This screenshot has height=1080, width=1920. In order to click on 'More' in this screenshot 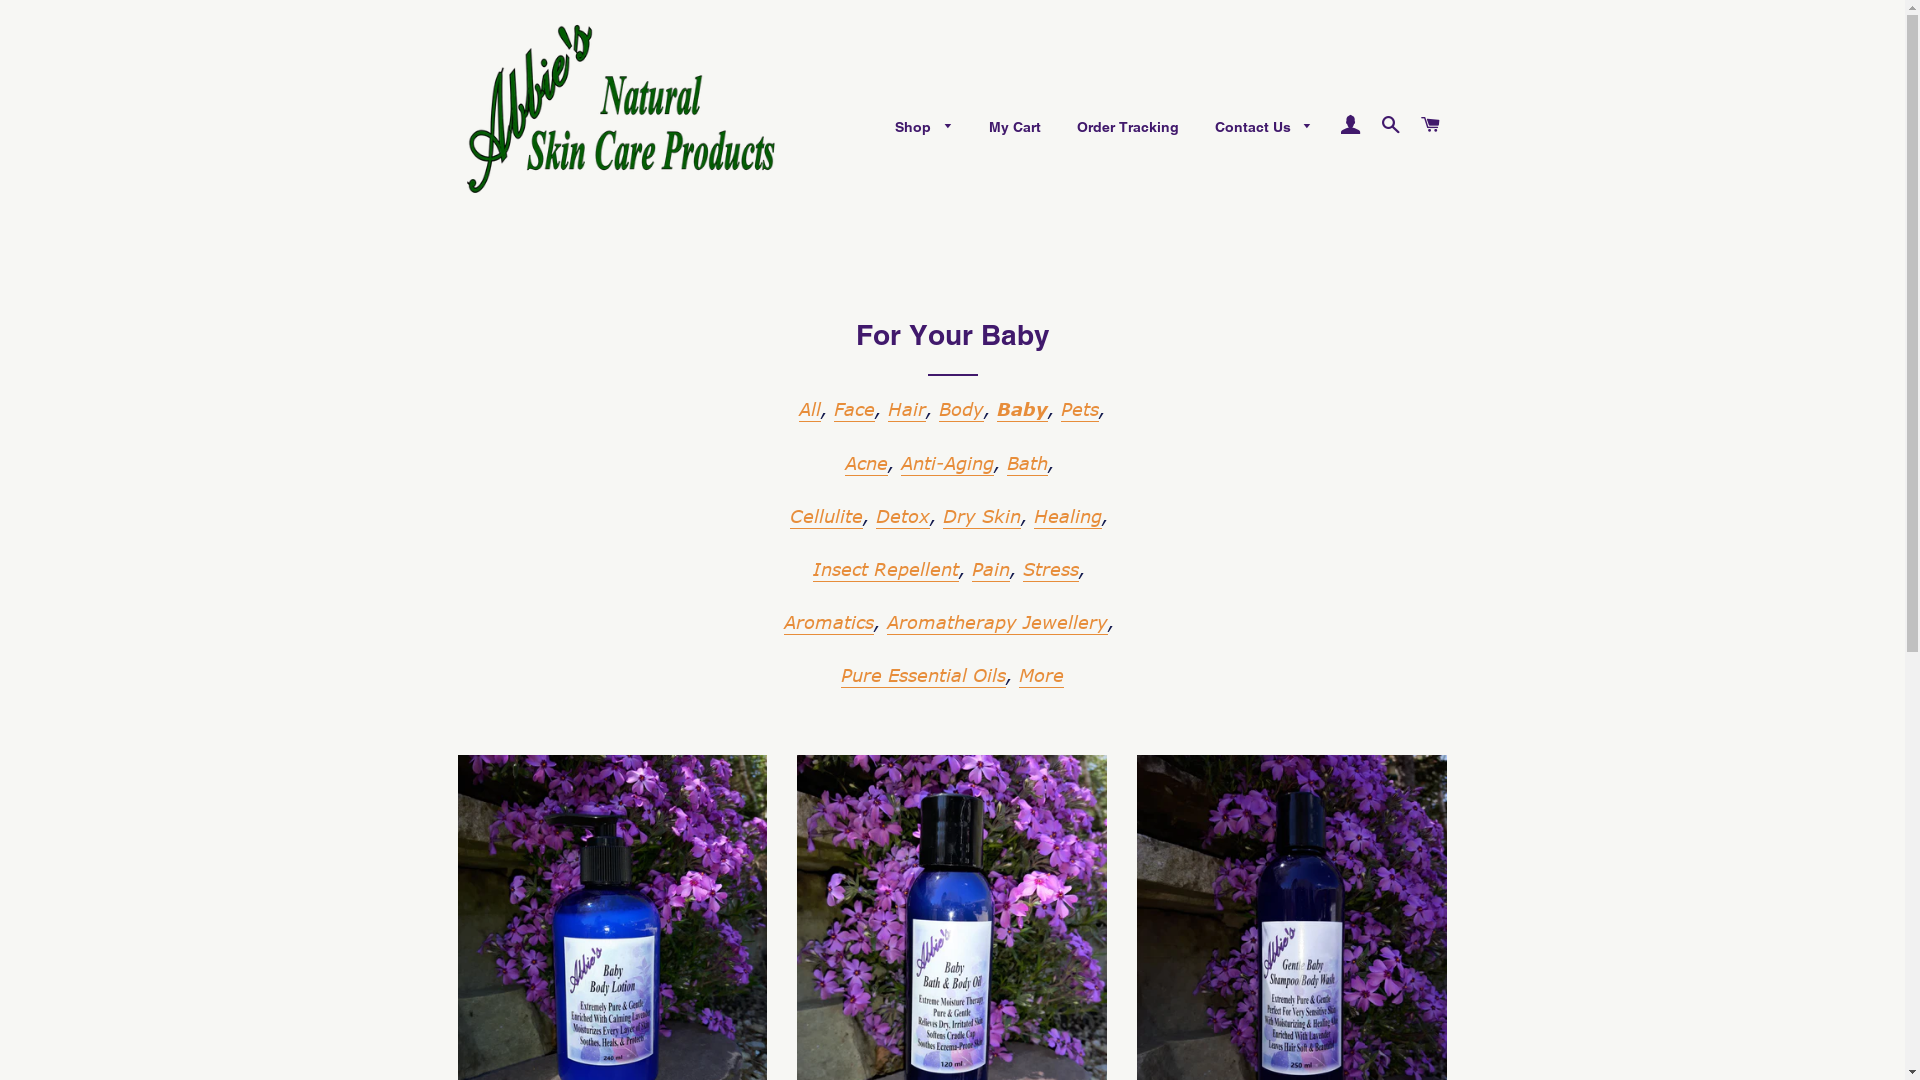, I will do `click(1040, 675)`.